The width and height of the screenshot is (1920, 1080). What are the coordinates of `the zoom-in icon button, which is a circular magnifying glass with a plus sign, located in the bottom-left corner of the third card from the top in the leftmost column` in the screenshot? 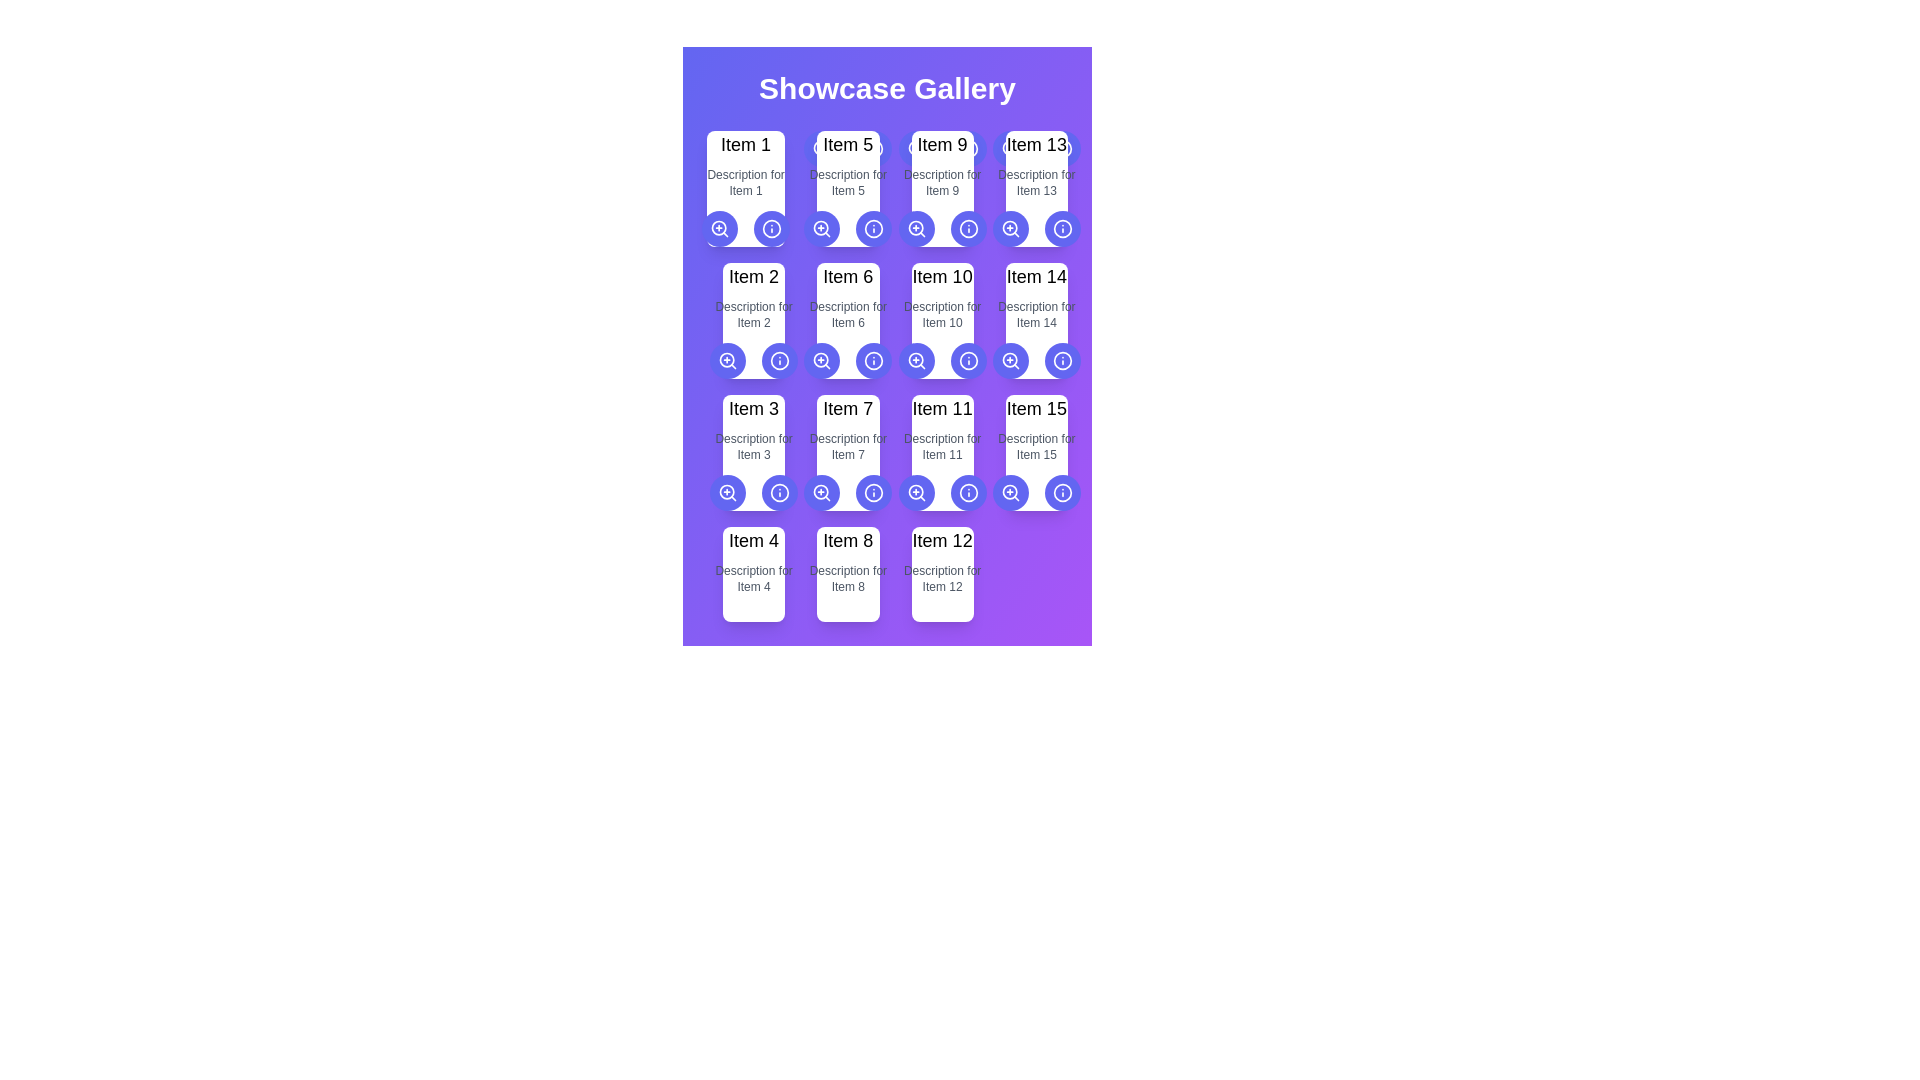 It's located at (727, 493).